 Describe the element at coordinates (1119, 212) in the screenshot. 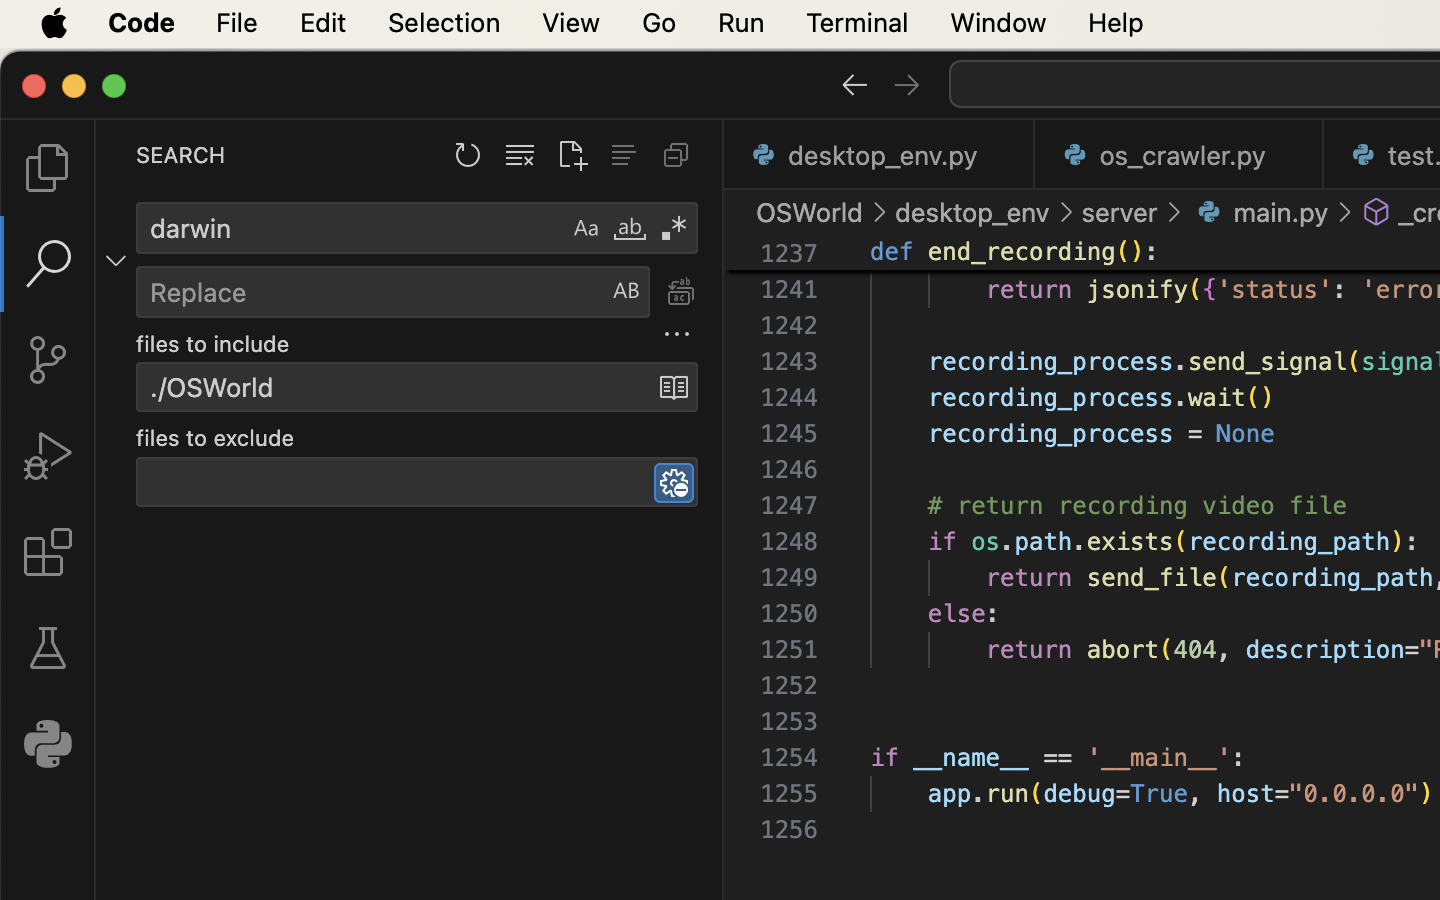

I see `'server'` at that location.